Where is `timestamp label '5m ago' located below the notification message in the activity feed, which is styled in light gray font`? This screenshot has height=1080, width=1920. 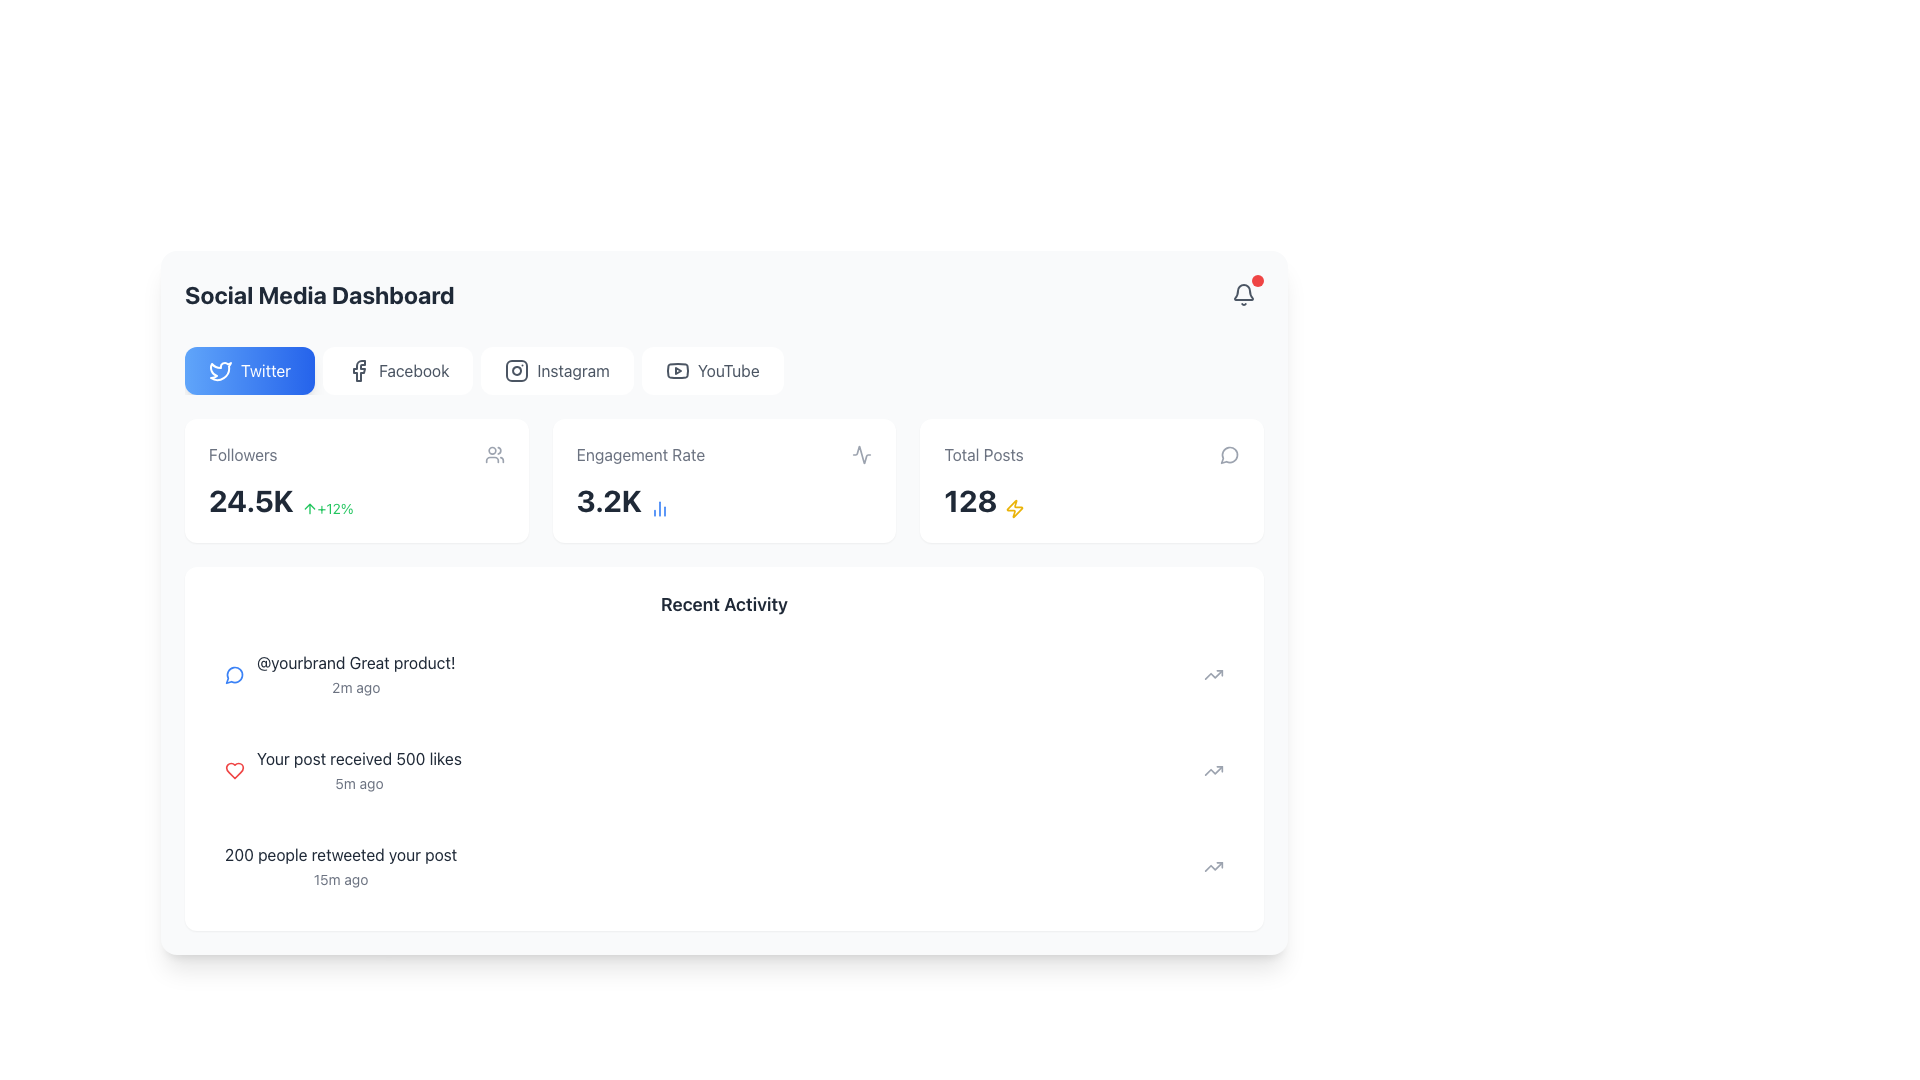
timestamp label '5m ago' located below the notification message in the activity feed, which is styled in light gray font is located at coordinates (359, 782).